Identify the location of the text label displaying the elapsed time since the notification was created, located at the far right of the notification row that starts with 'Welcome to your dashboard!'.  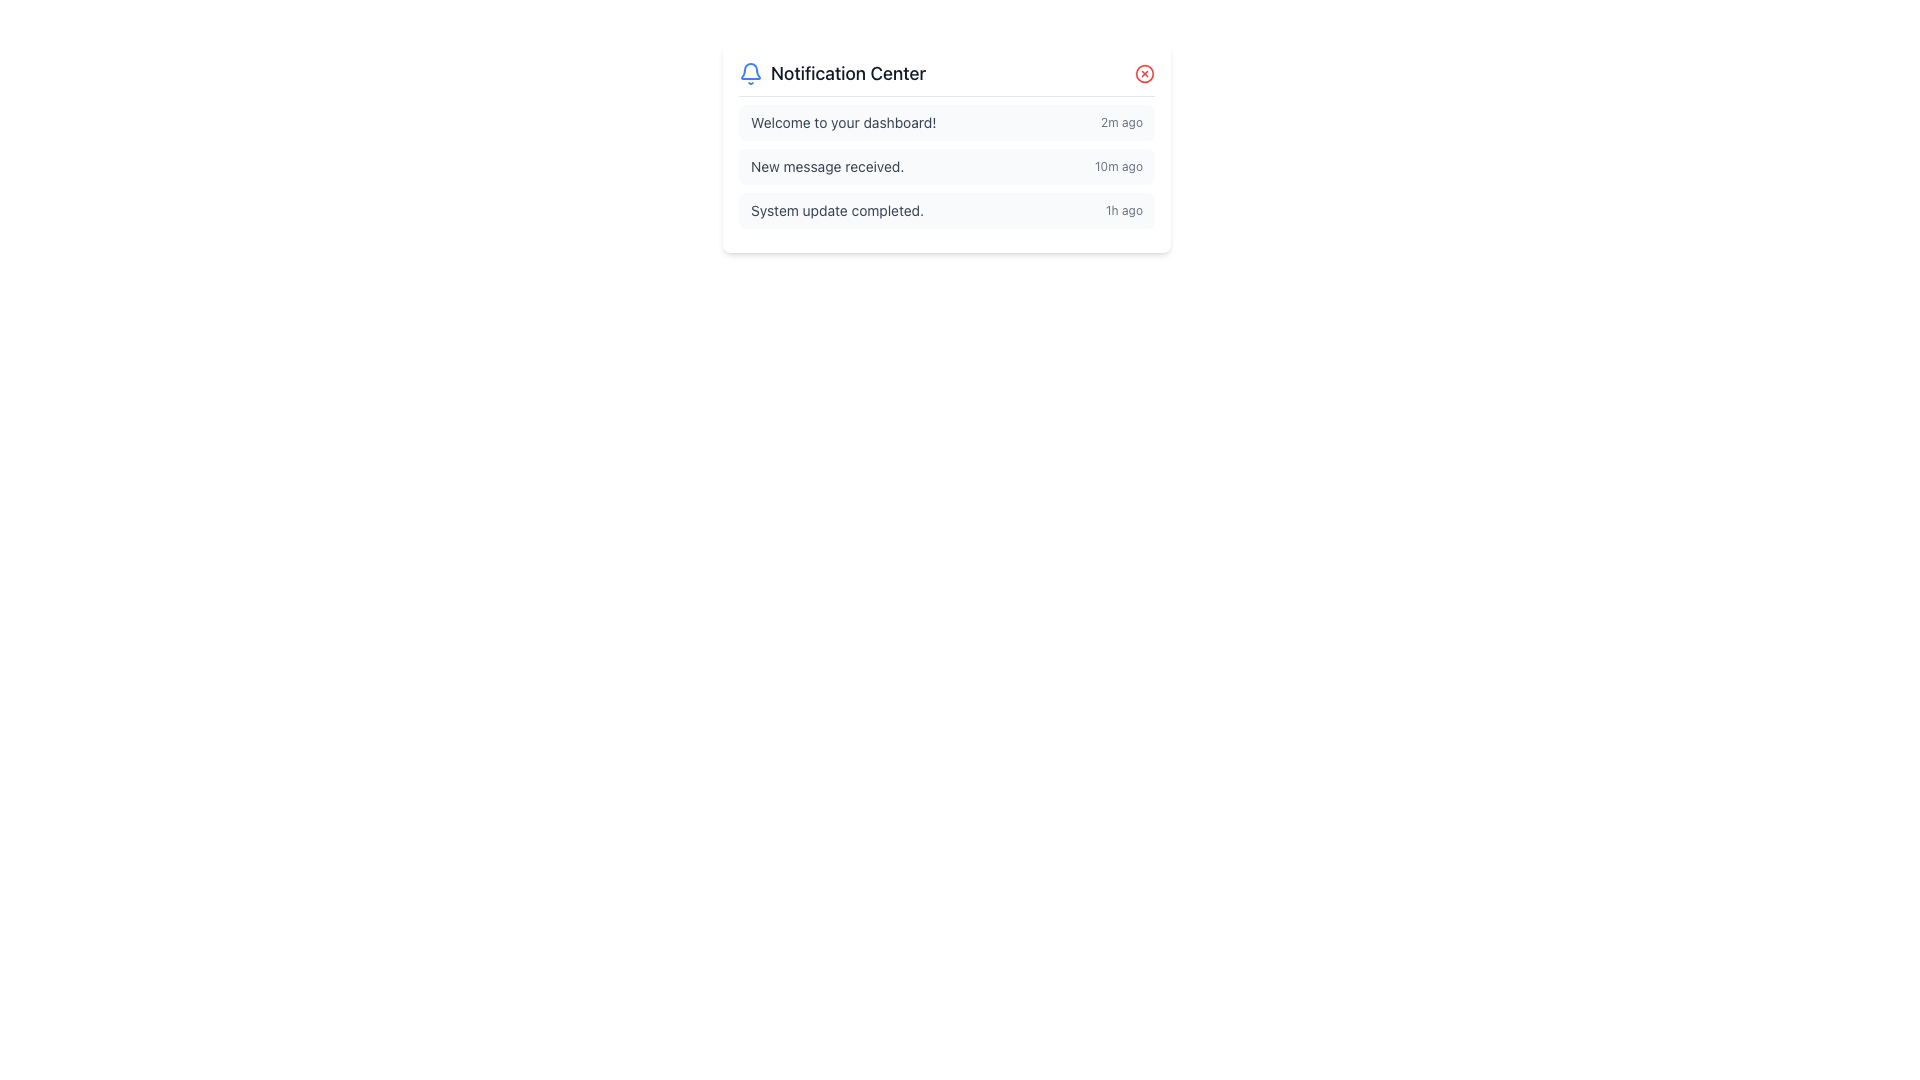
(1121, 123).